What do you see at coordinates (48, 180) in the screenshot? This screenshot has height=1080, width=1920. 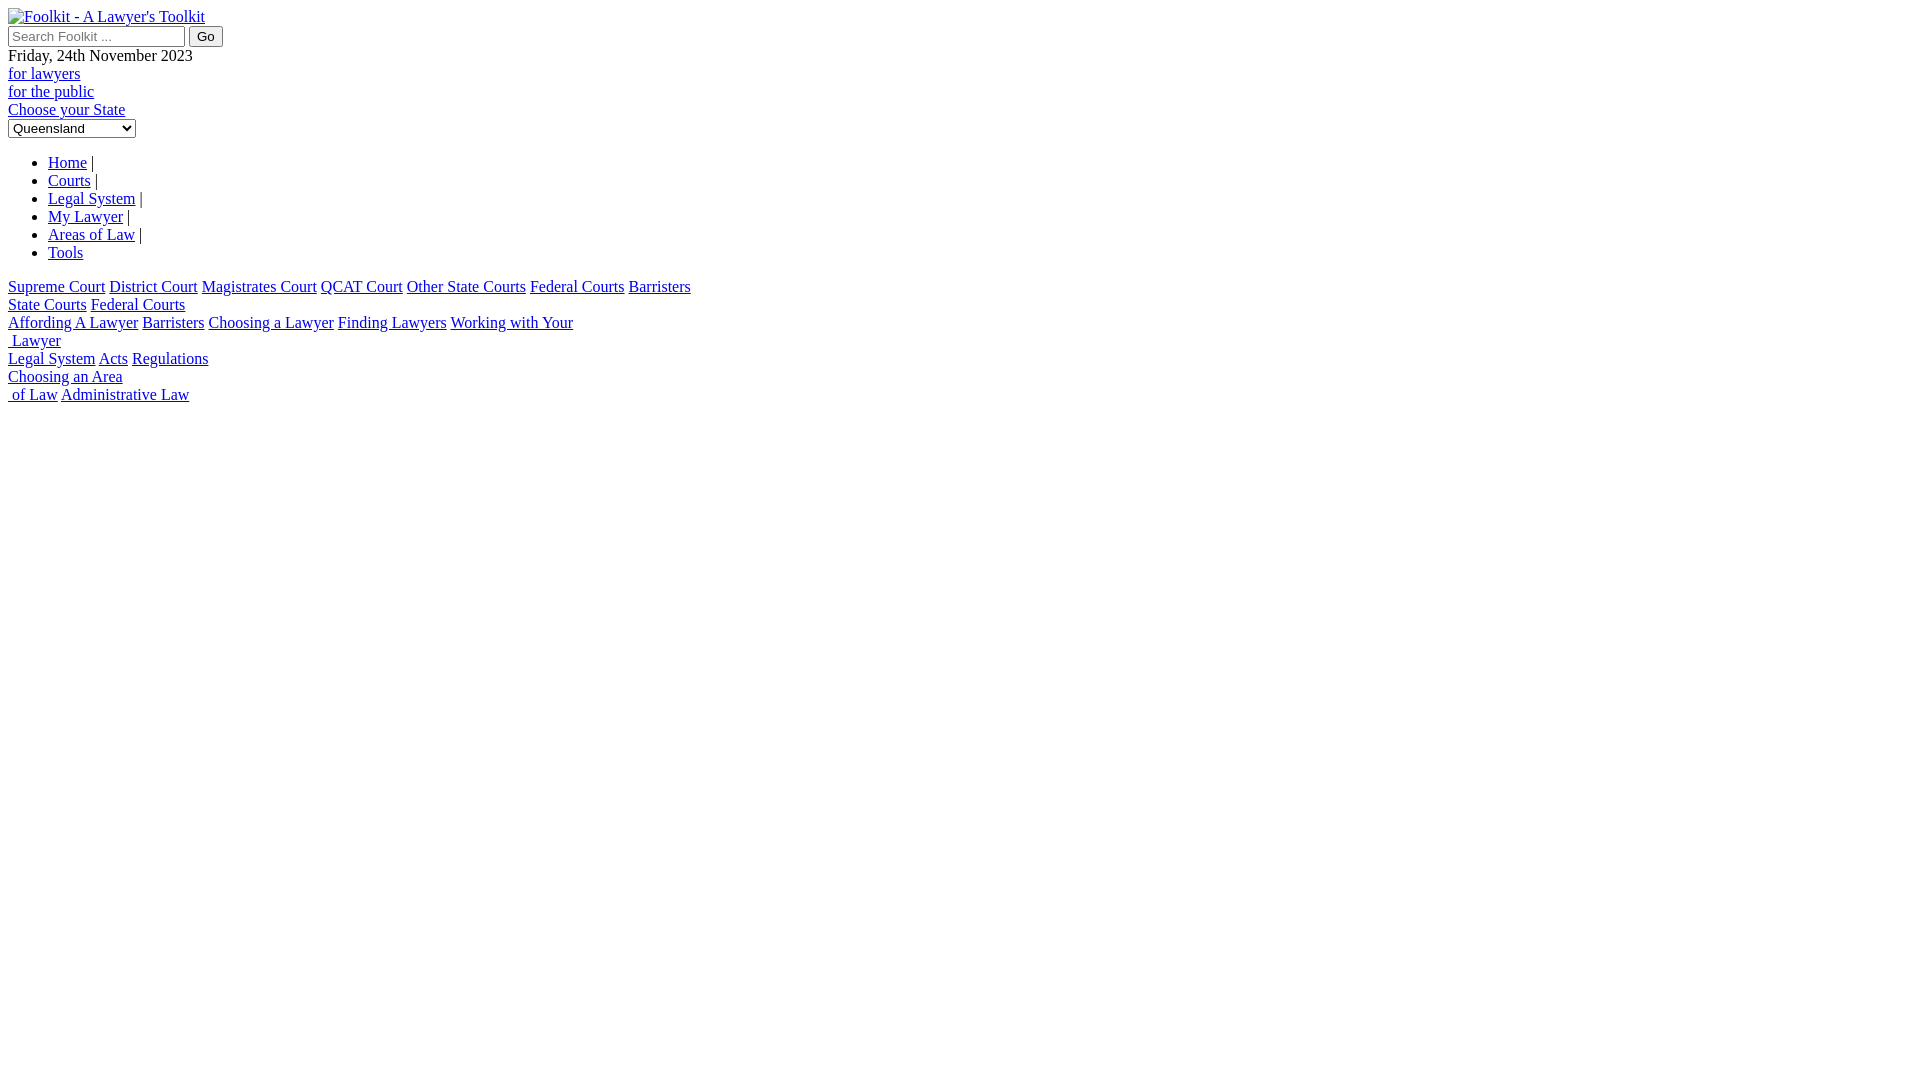 I see `'Courts'` at bounding box center [48, 180].